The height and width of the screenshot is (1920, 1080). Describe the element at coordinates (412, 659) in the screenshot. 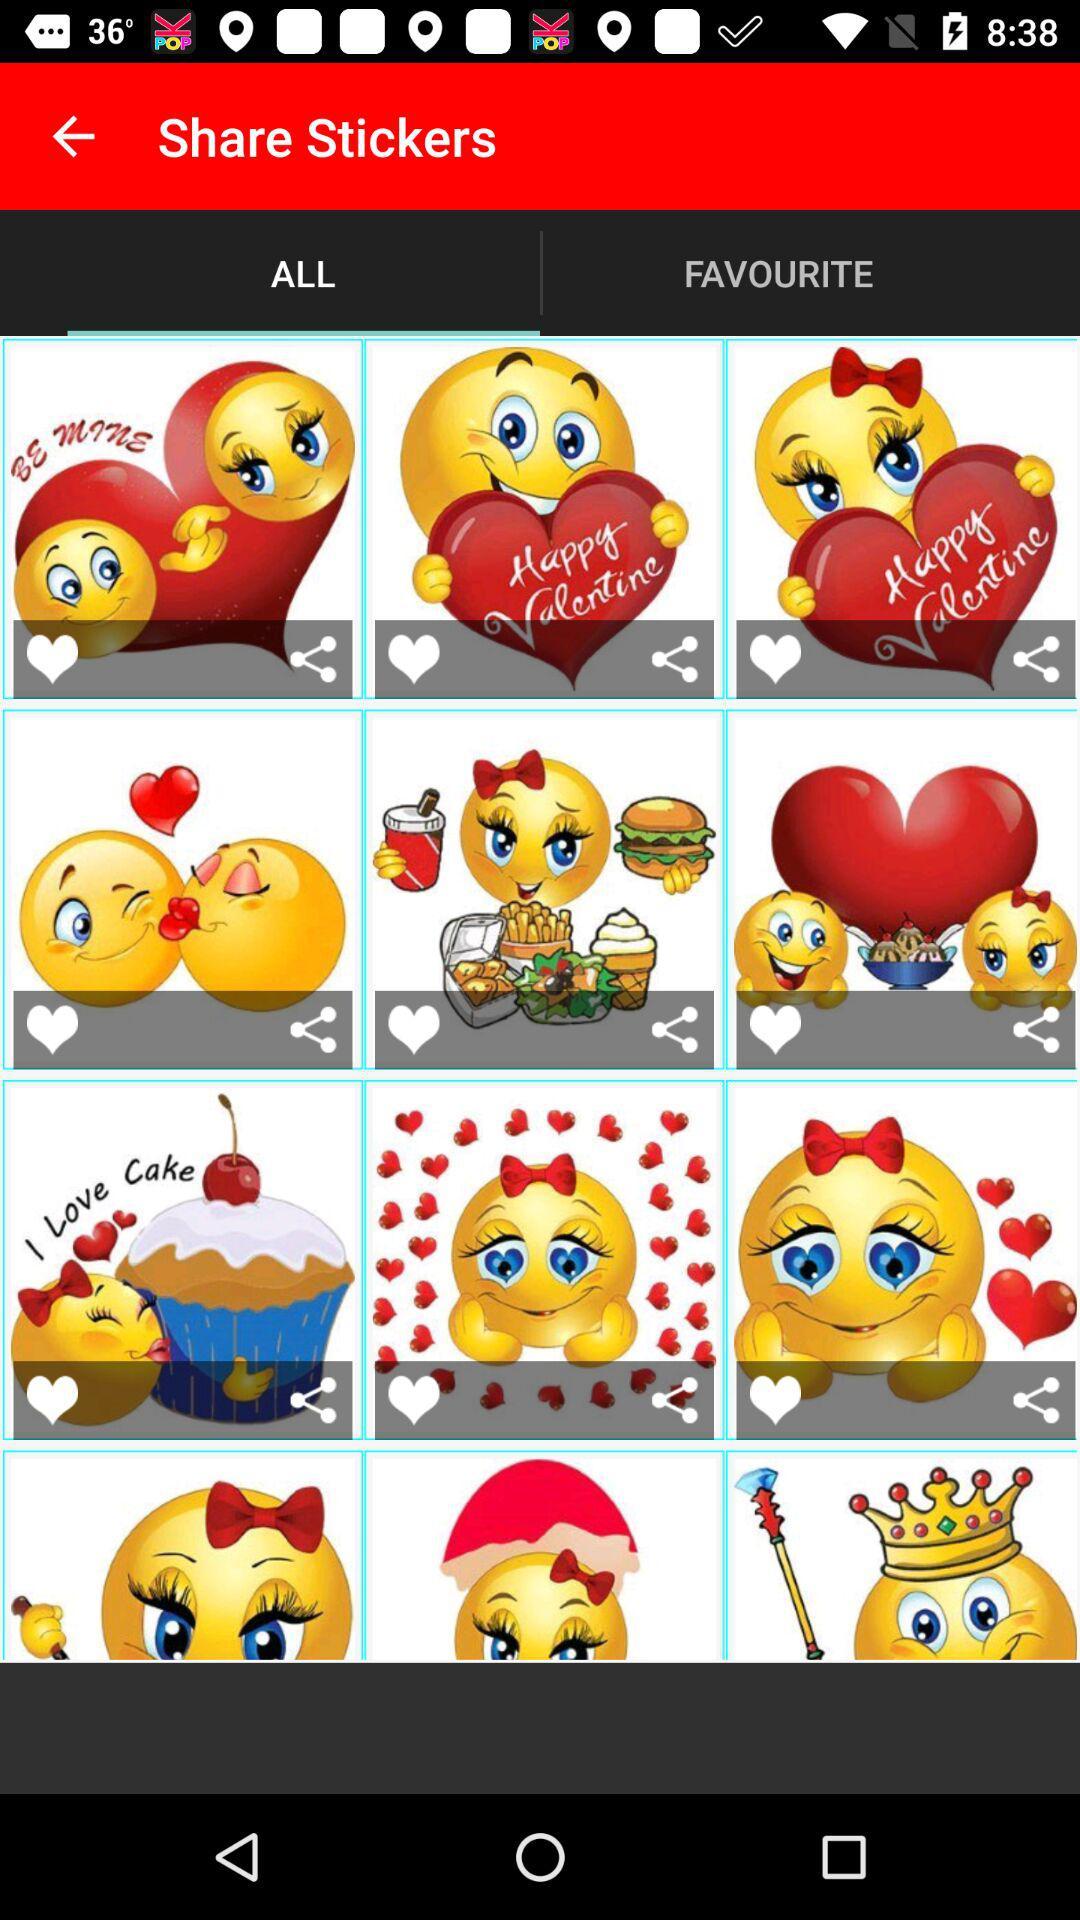

I see `mark as favorite` at that location.